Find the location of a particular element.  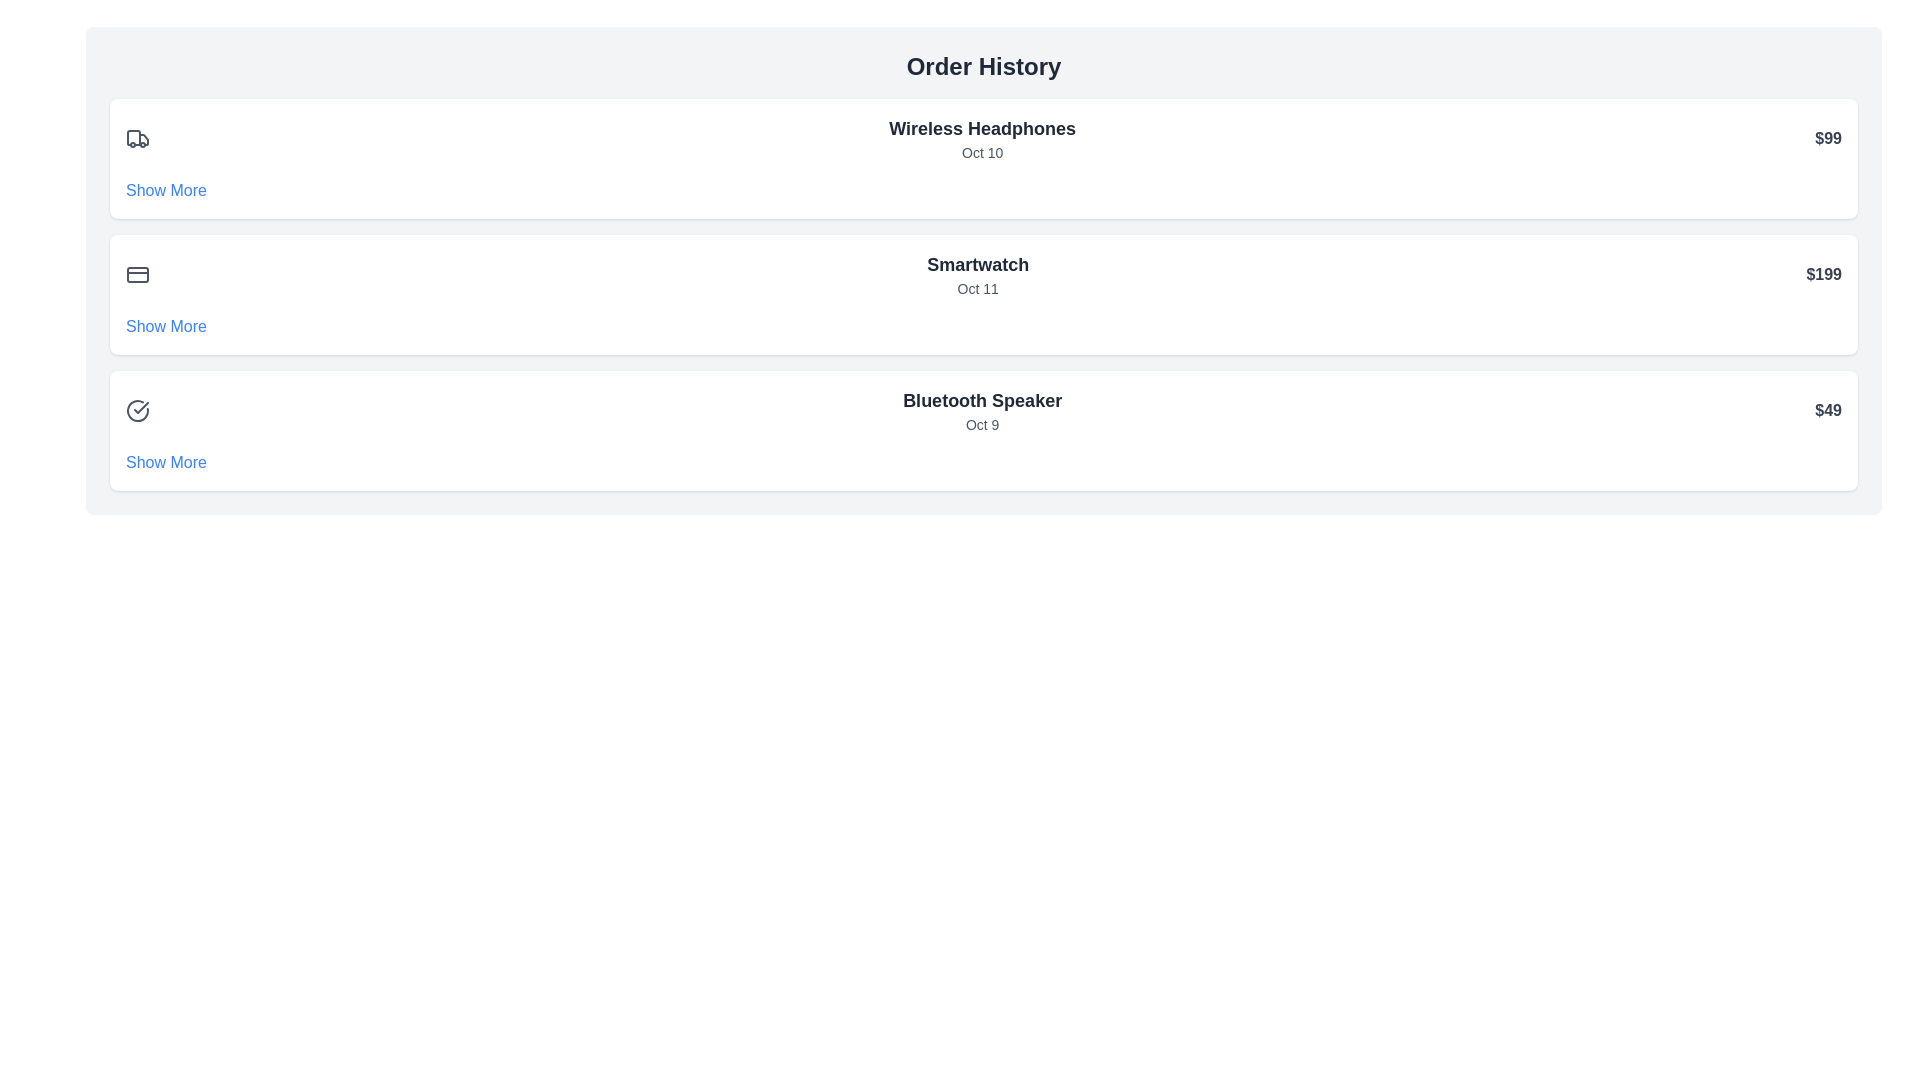

the button located in the bottom-left corner of the first card under 'Wireless Headphones' to change its color indicating interactivity is located at coordinates (166, 191).